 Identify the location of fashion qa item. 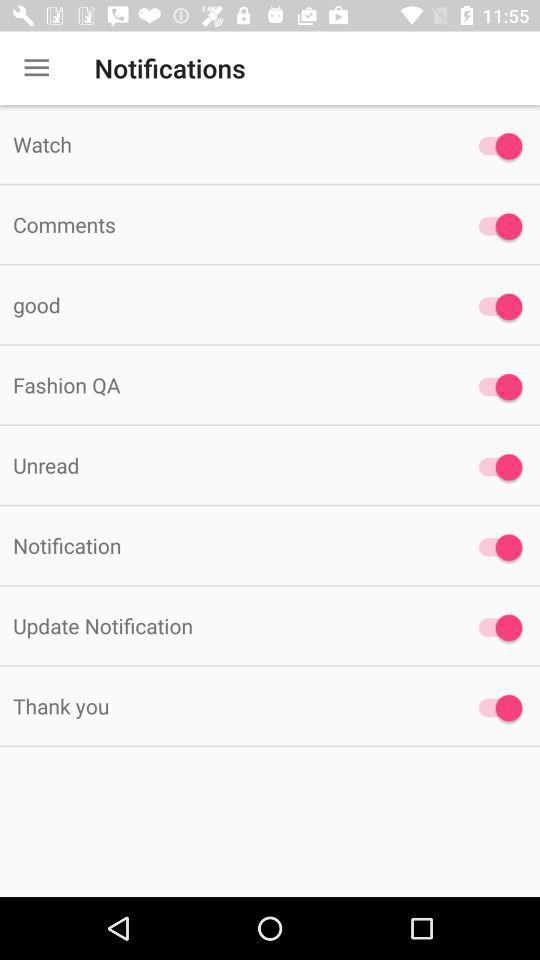
(224, 384).